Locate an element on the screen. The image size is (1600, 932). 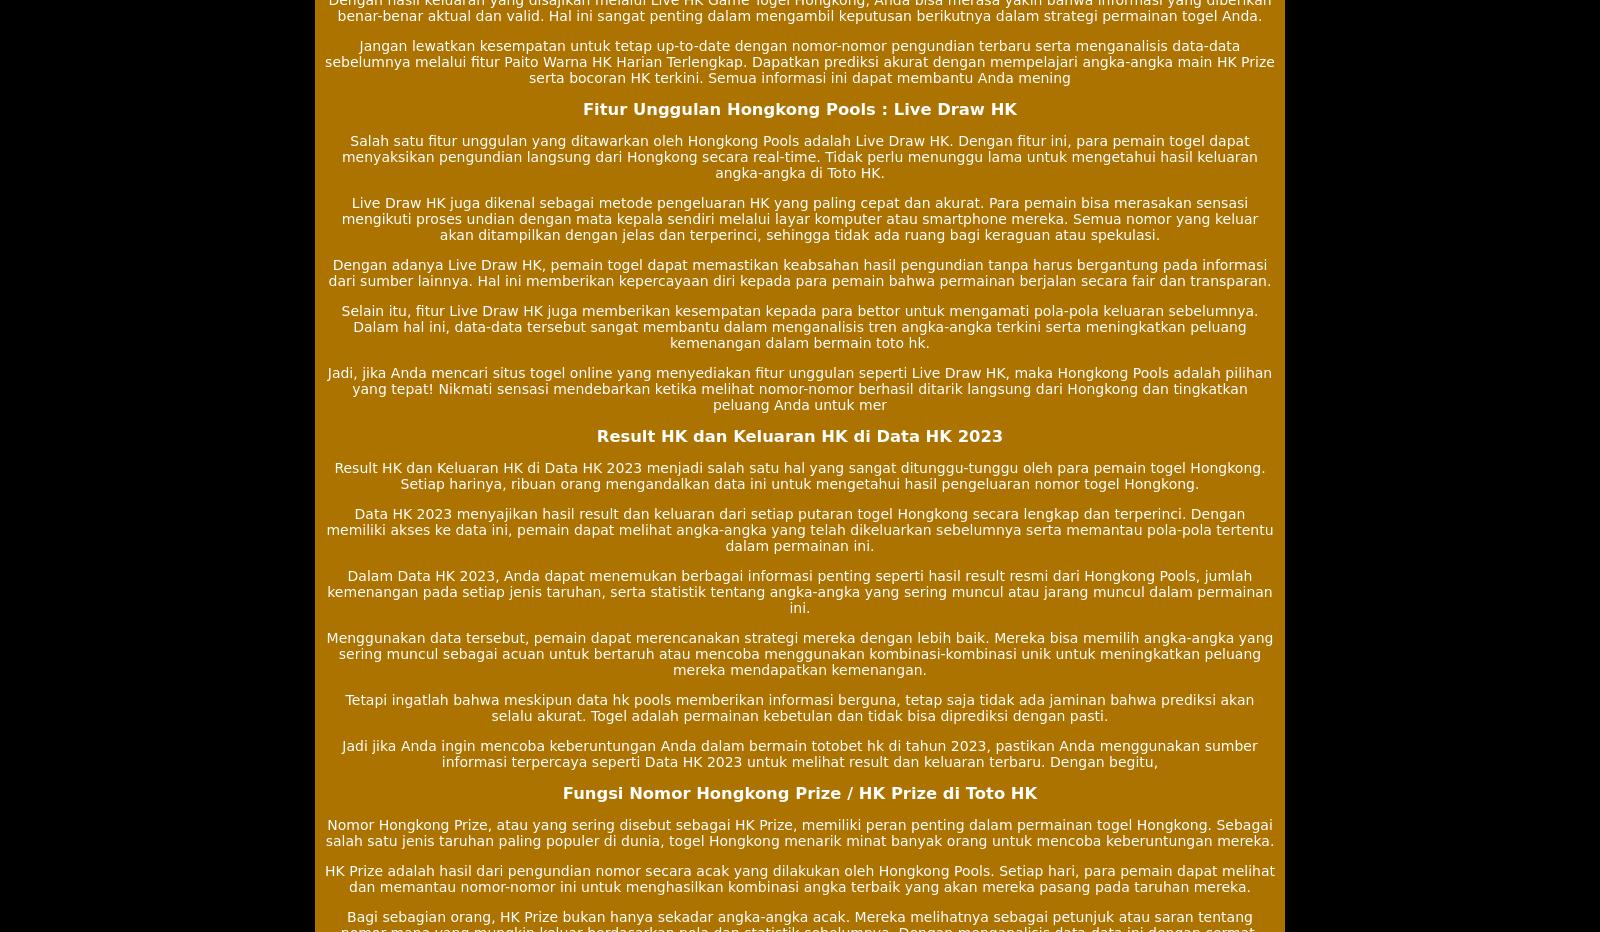
'Tetapi ingatlah bahwa meskipun data hk pools memberikan informasi berguna, tetap saja tidak ada jaminan bahwa prediksi akan selalu akurat. Togel adalah permainan kebetulan dan tidak bisa diprediksi dengan pasti.' is located at coordinates (799, 707).